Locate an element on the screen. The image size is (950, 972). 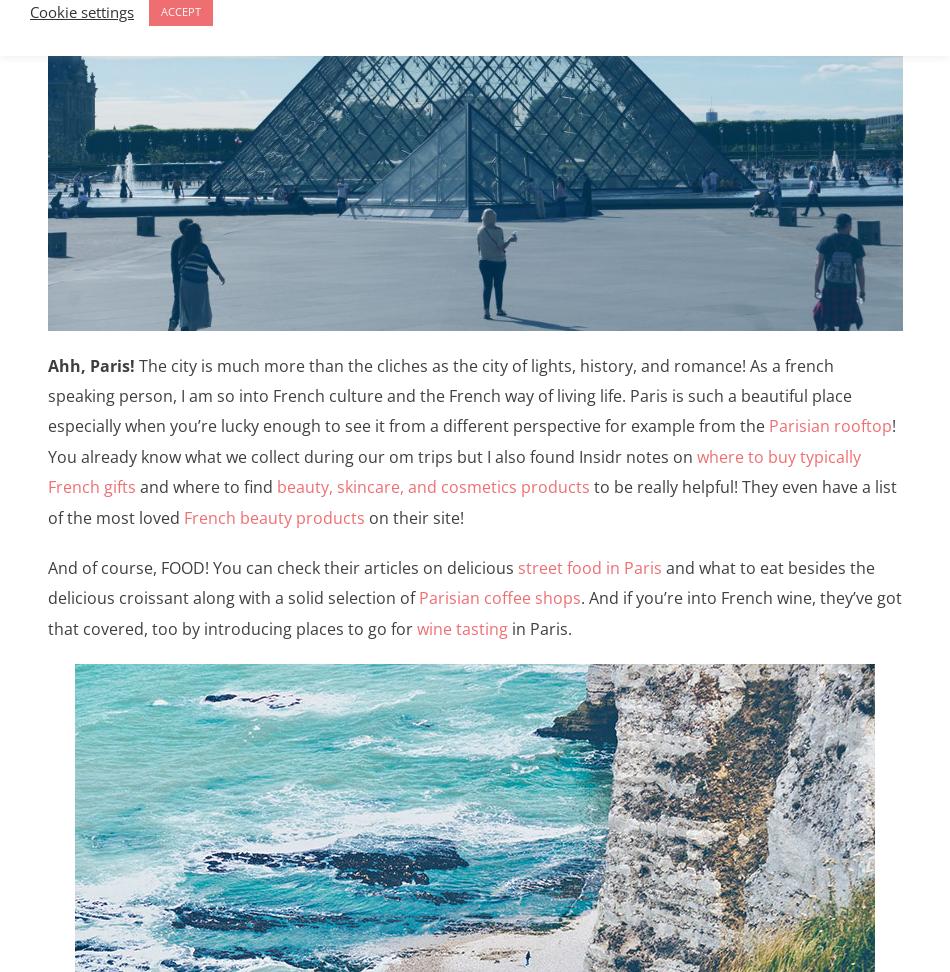
'! You already know what we collect during our om trips but I also found Insidr notes on' is located at coordinates (470, 439).